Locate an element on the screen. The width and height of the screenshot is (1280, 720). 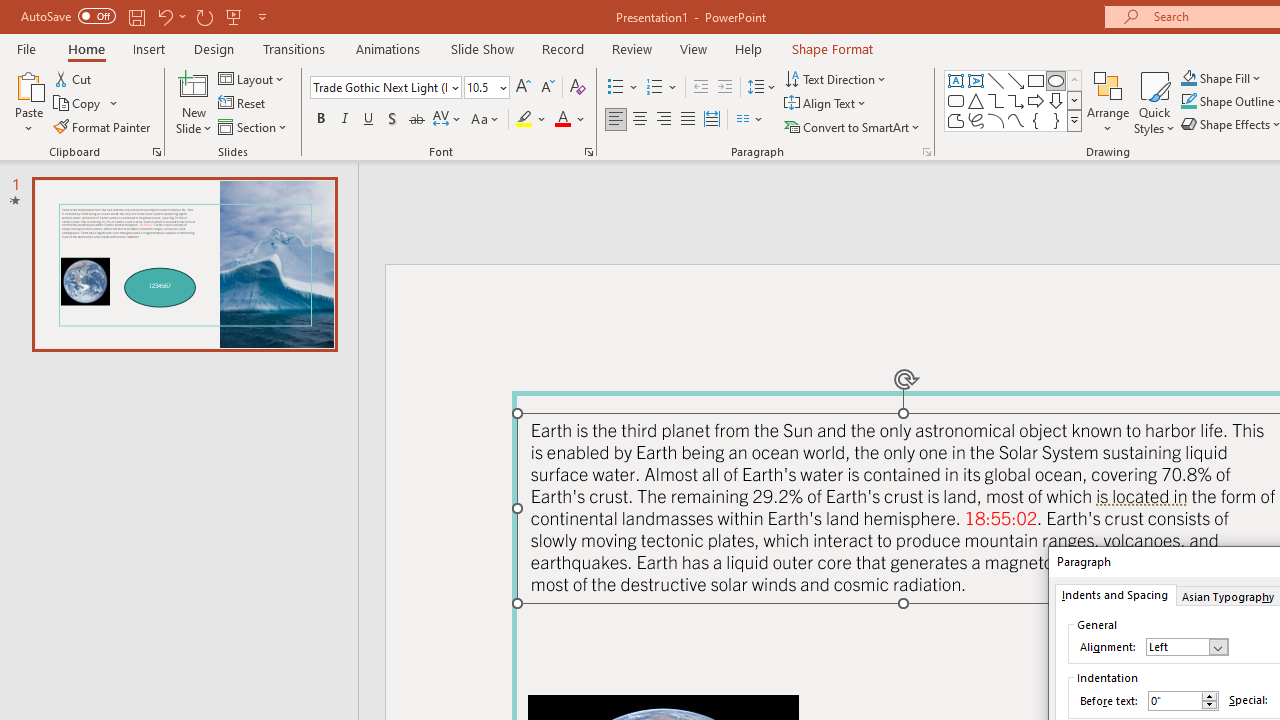
'Alignment' is located at coordinates (1187, 646).